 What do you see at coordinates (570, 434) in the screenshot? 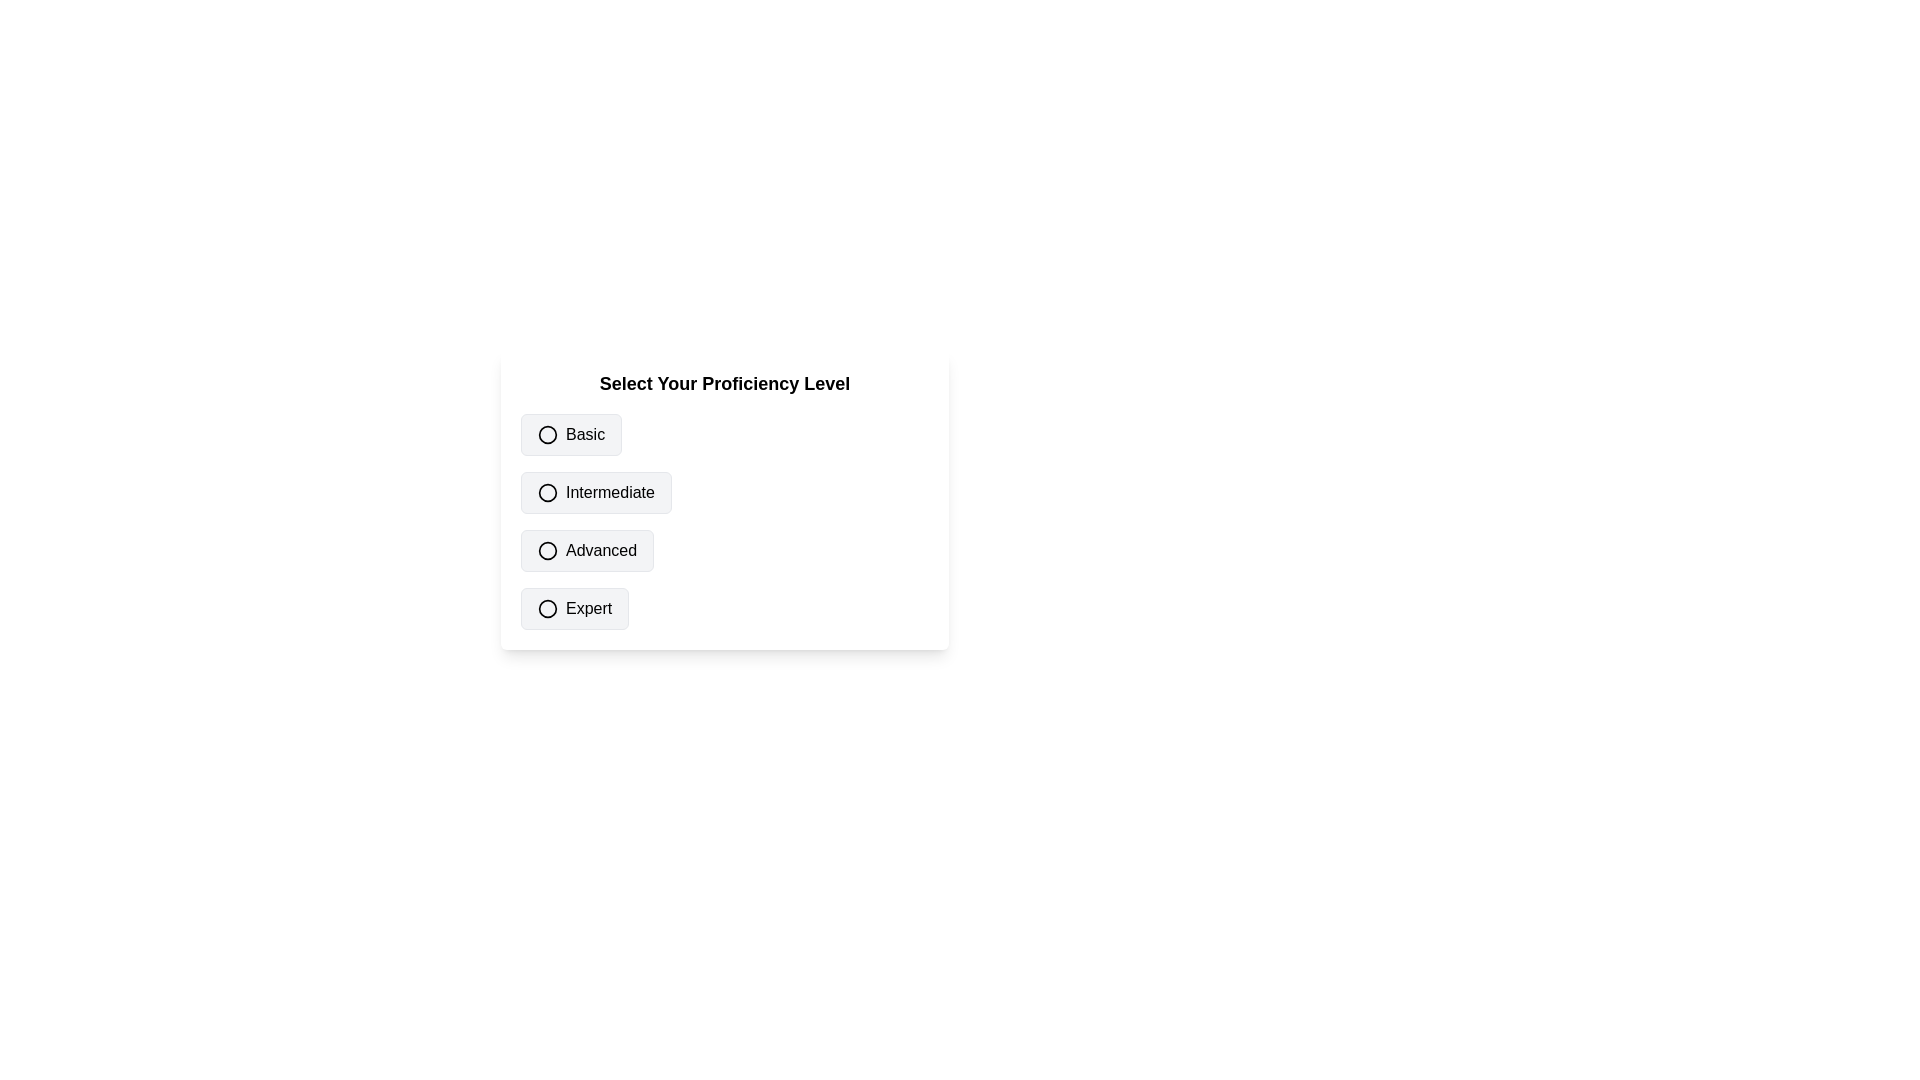
I see `the 'Basic' radio button option, which is the first` at bounding box center [570, 434].